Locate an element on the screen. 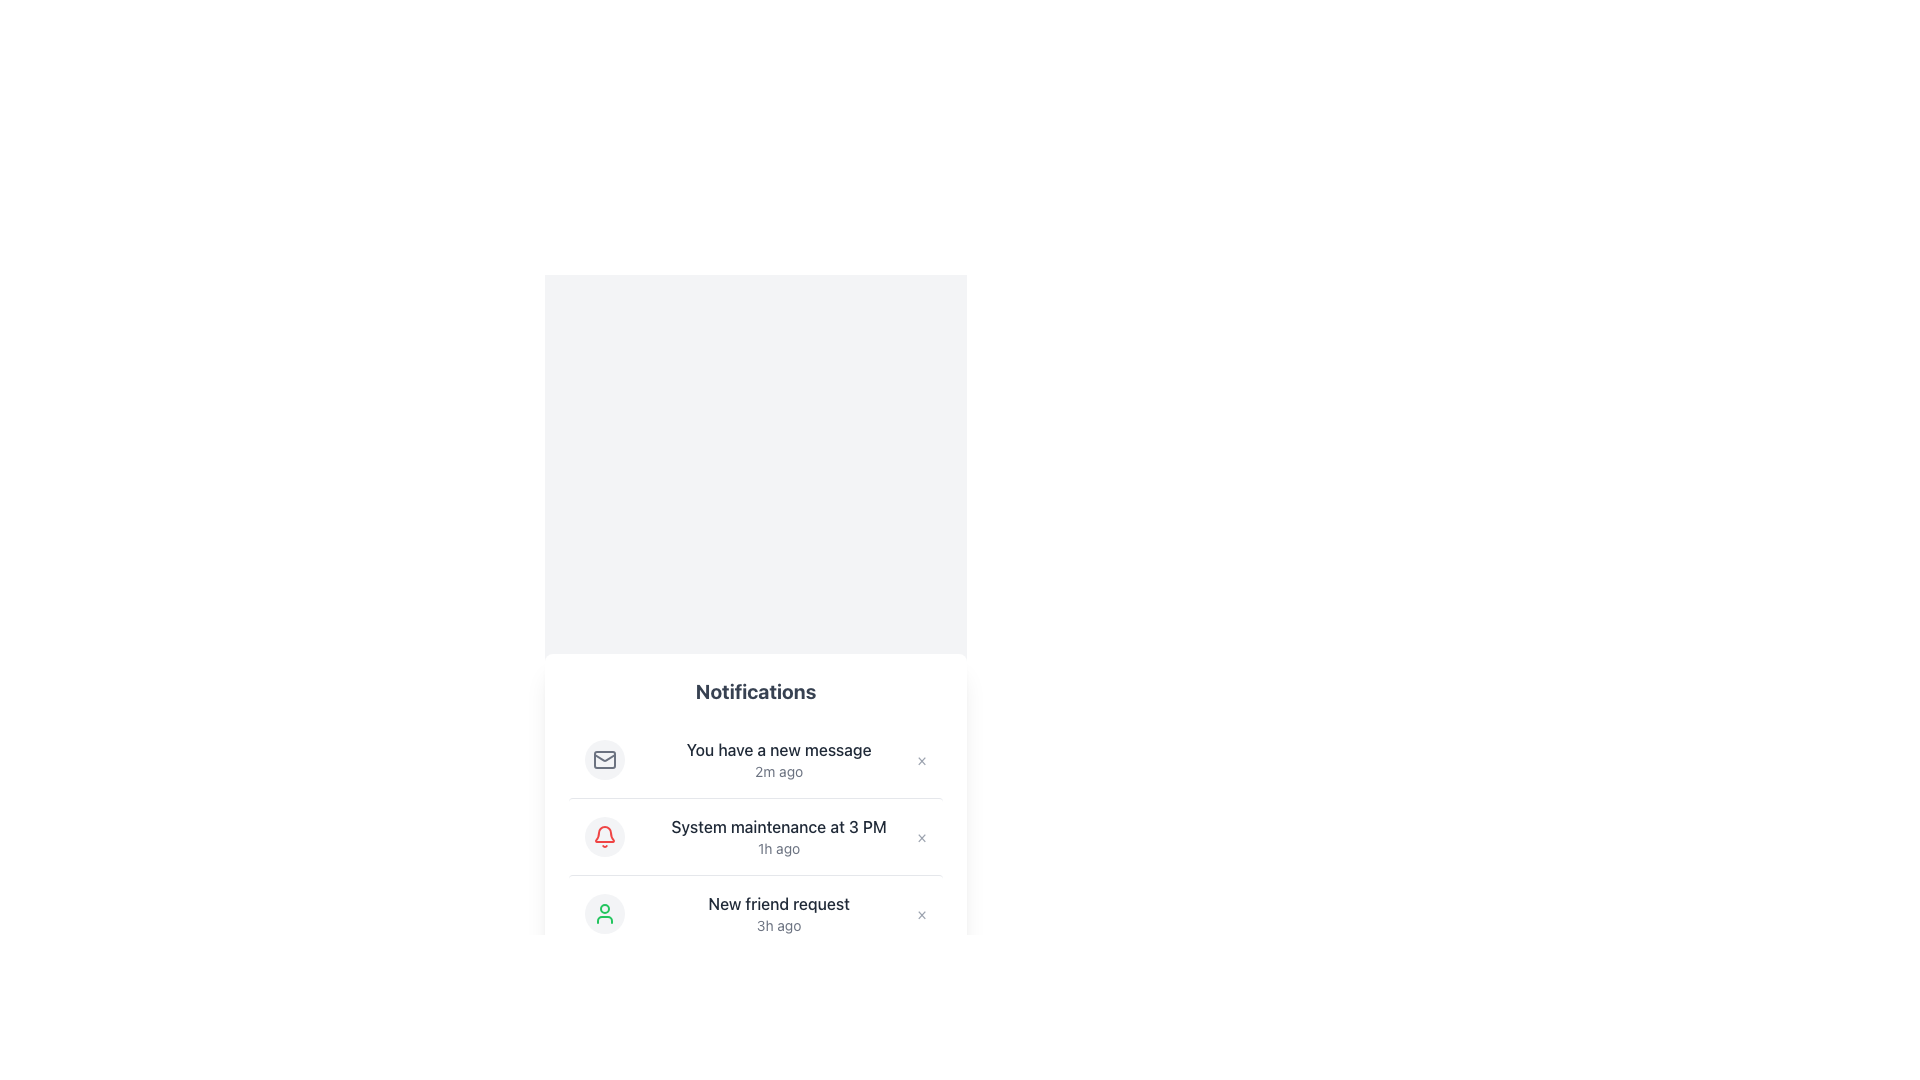 The height and width of the screenshot is (1080, 1920). the unique decorative icon for the 'System maintenance at 3 PM' notification to access additional options is located at coordinates (603, 837).